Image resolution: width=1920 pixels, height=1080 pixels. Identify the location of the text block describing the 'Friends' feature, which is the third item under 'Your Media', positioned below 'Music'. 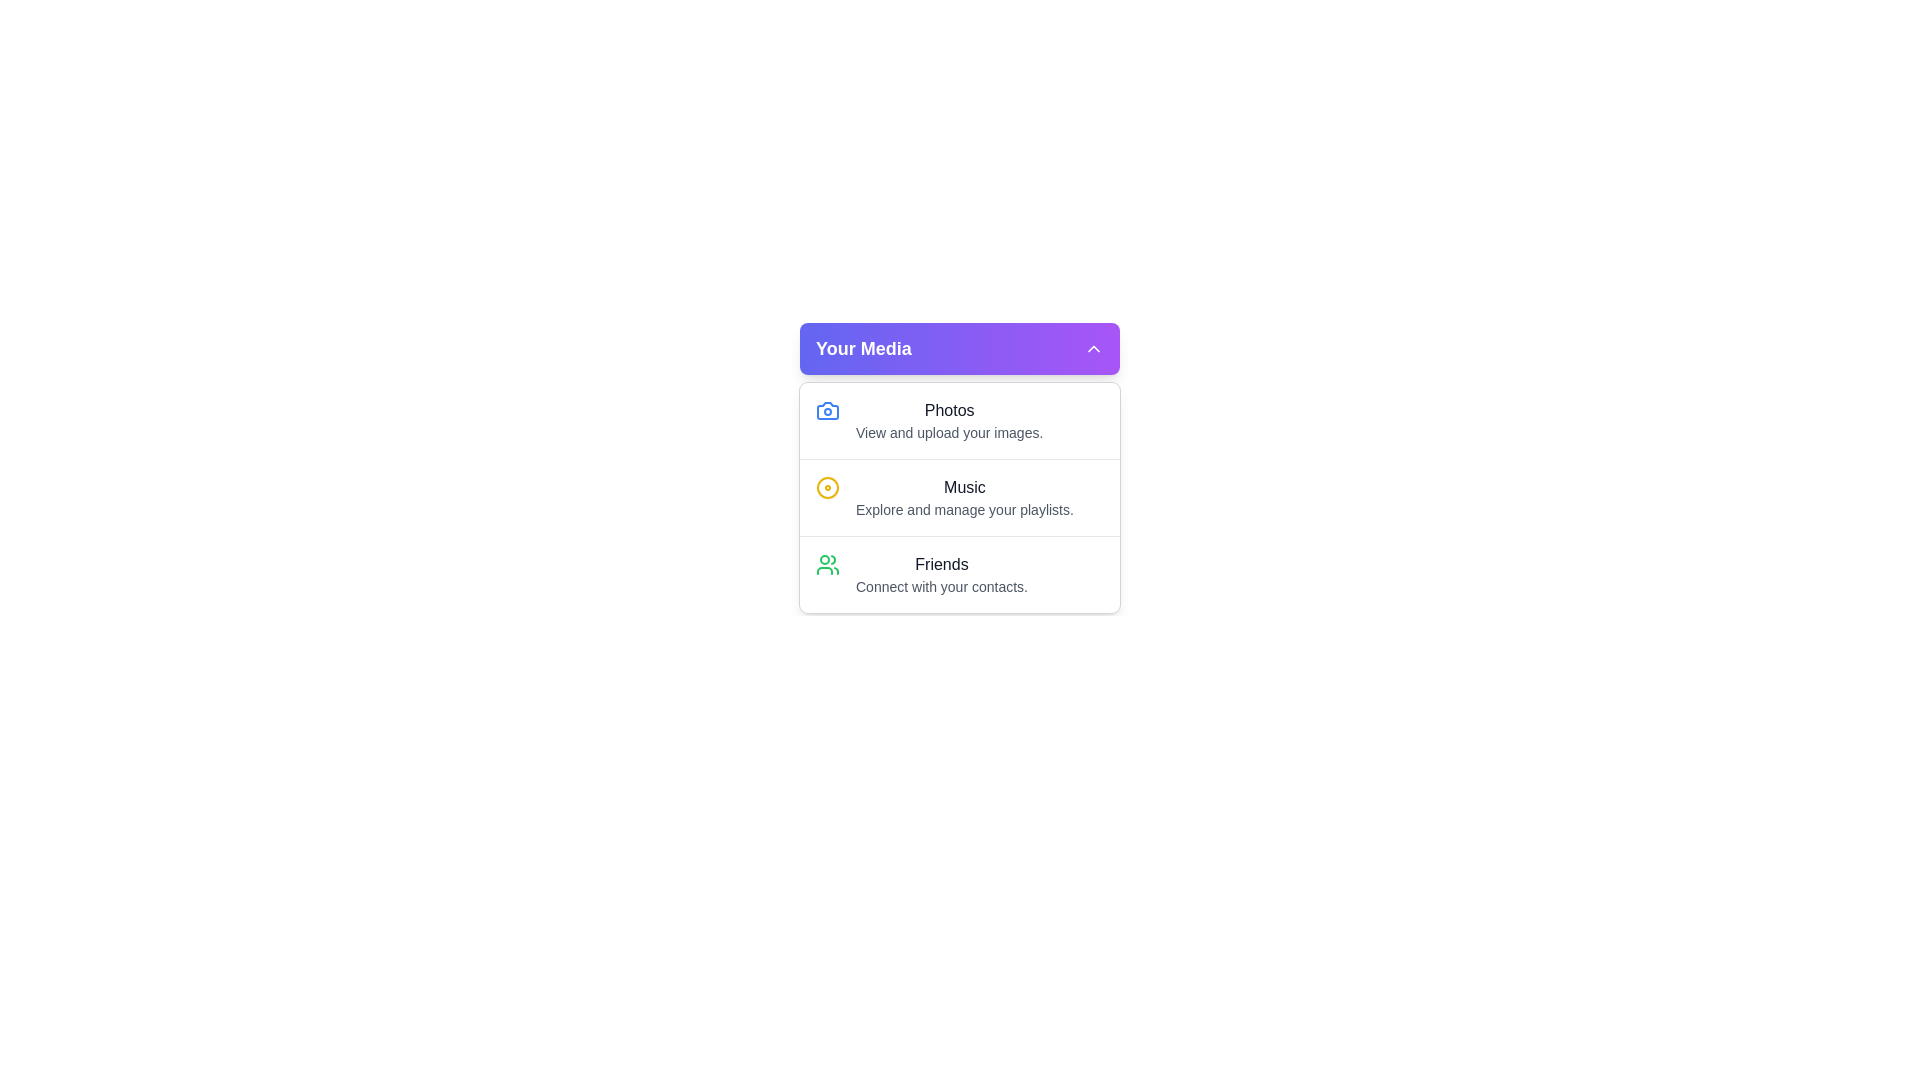
(940, 574).